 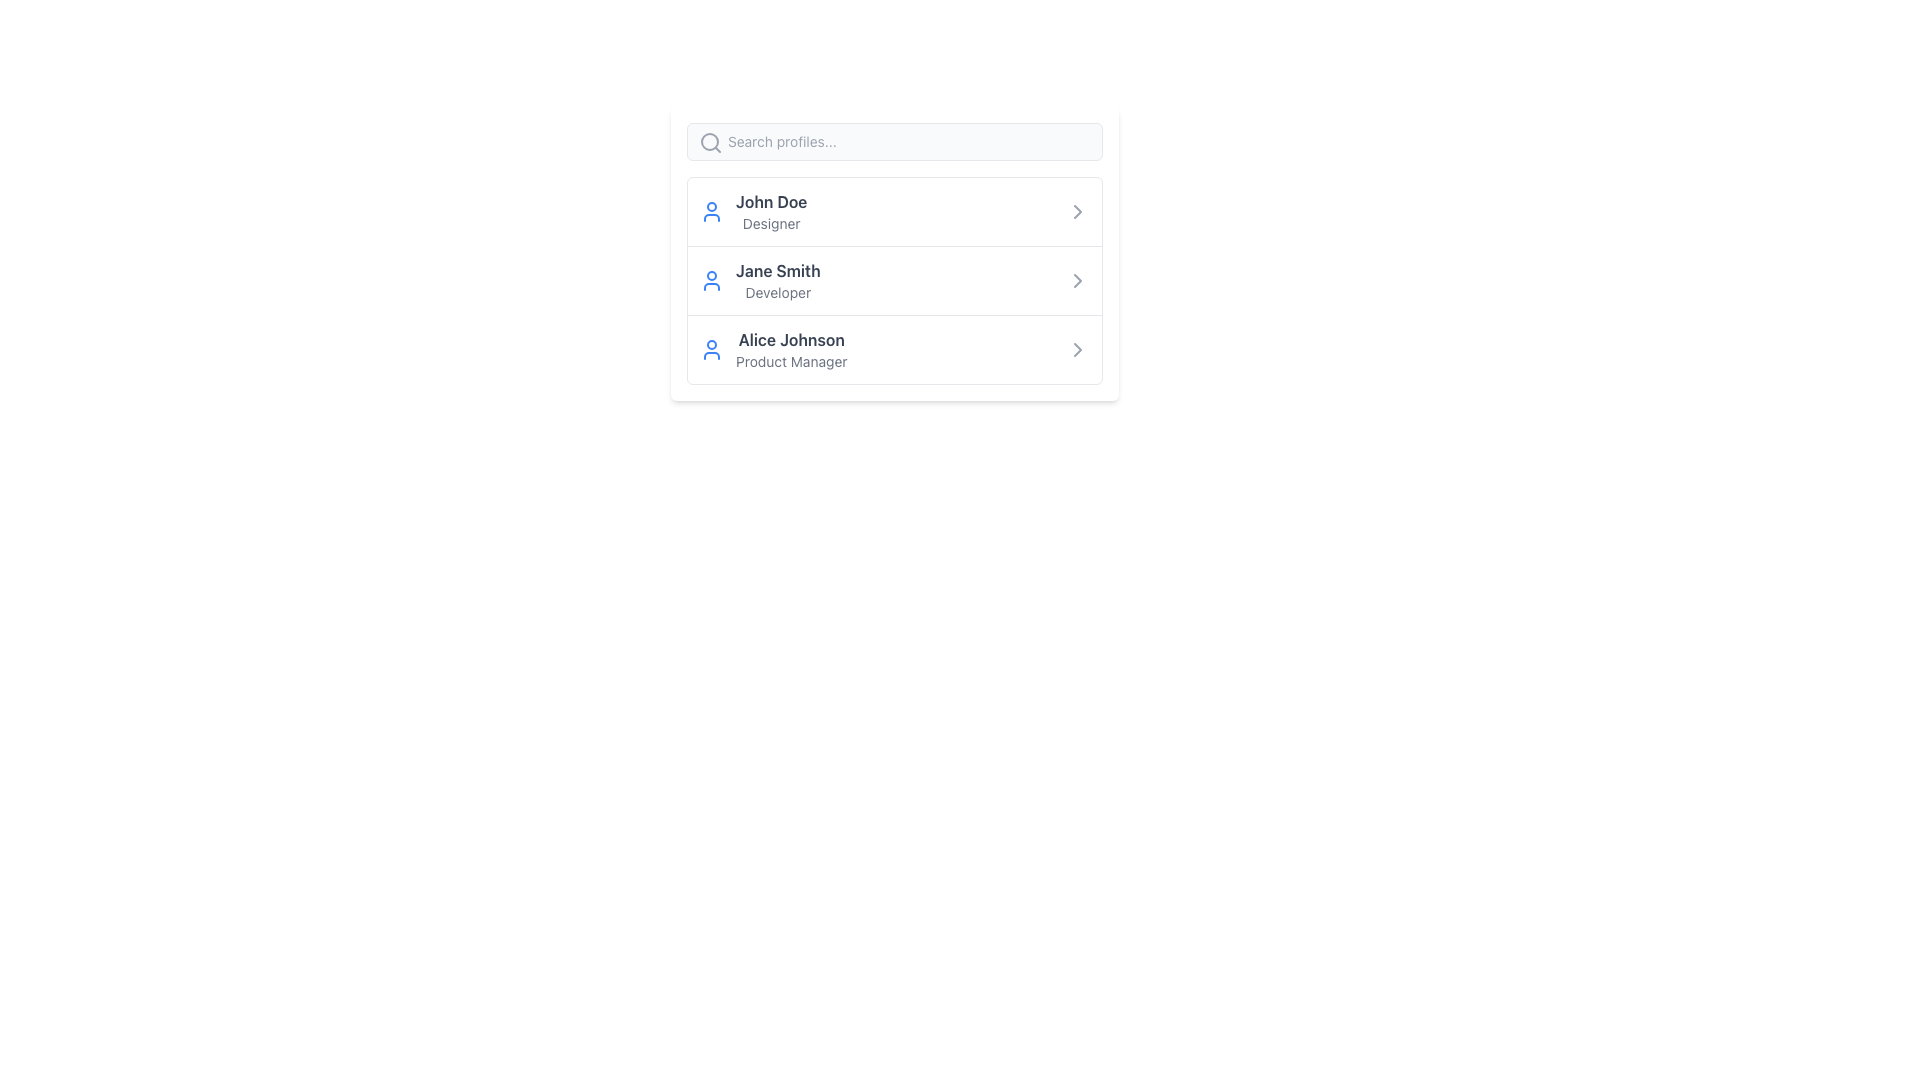 I want to click on the user profile icon for Jane Smith to trigger auxiliary actions related to the profile, so click(x=711, y=281).